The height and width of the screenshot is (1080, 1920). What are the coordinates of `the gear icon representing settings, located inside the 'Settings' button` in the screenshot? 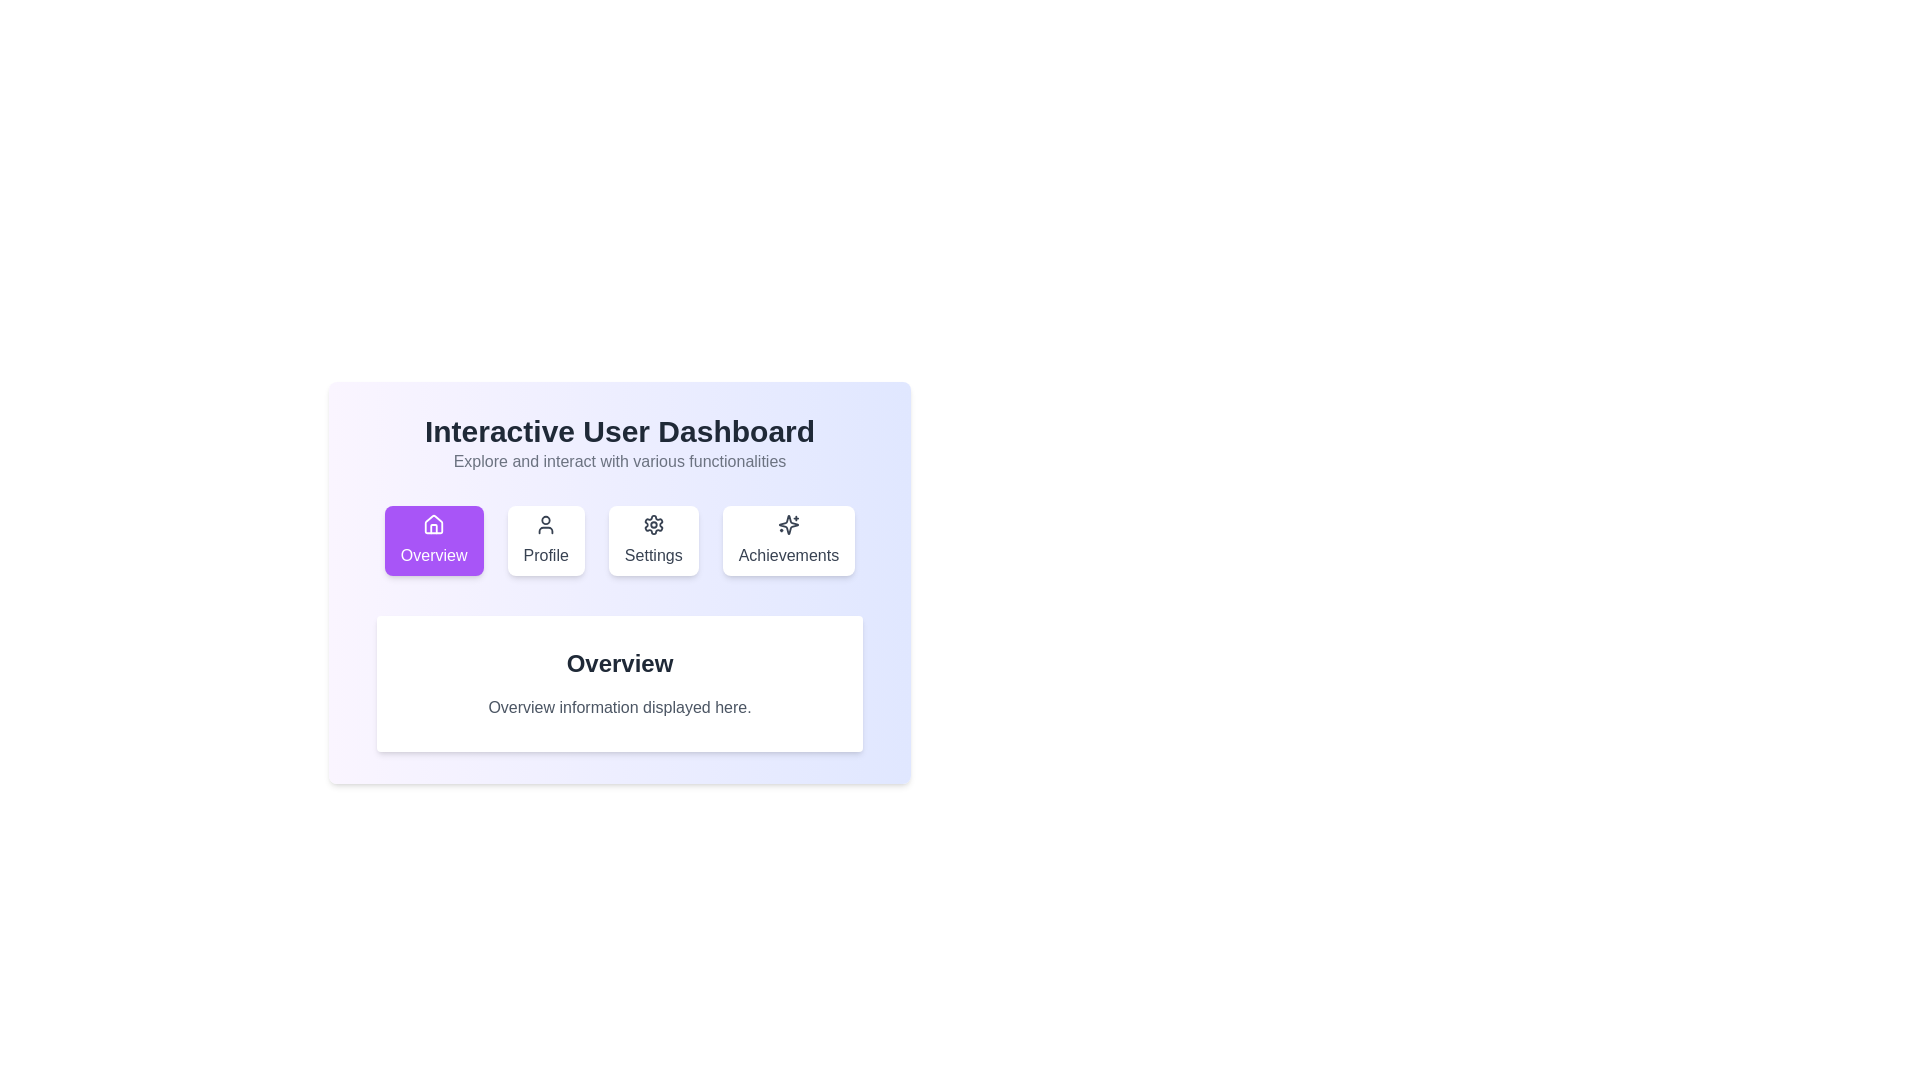 It's located at (653, 523).